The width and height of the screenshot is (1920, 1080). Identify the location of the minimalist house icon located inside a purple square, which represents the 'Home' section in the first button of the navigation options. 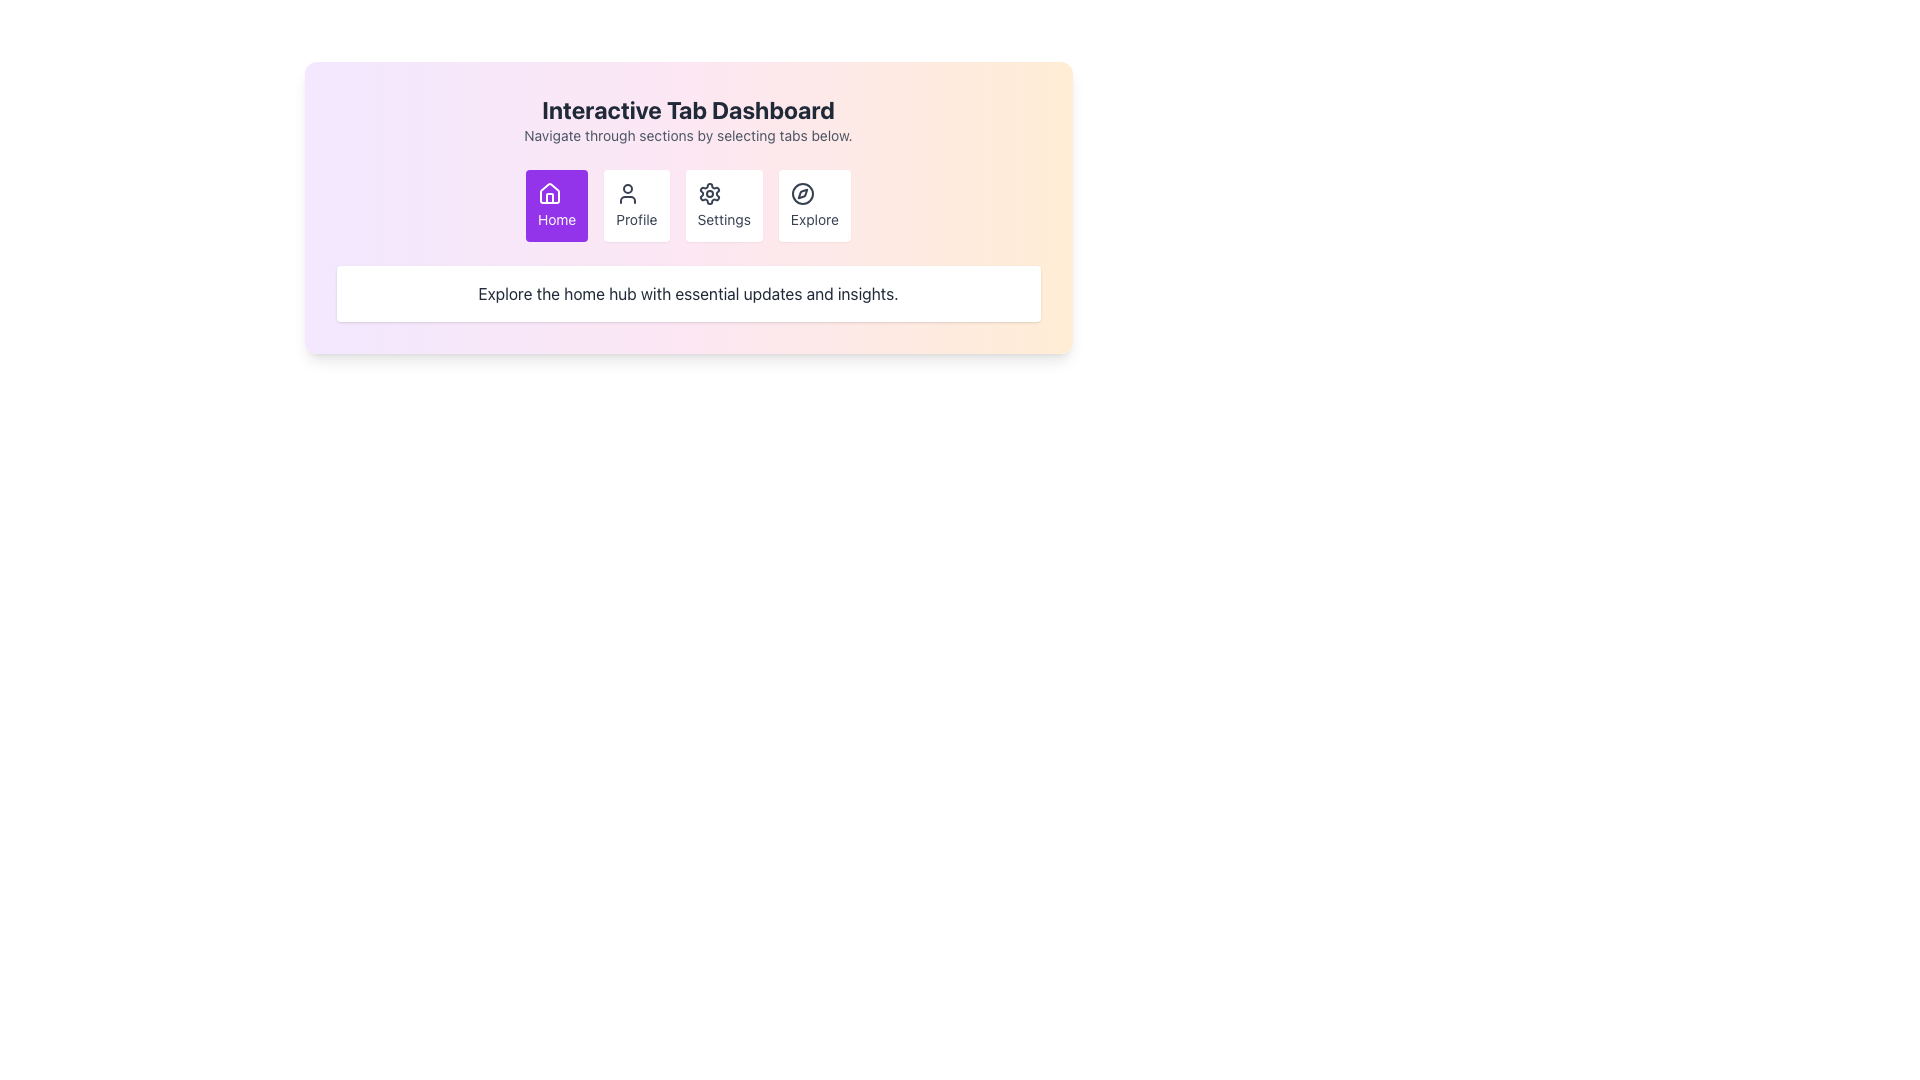
(549, 193).